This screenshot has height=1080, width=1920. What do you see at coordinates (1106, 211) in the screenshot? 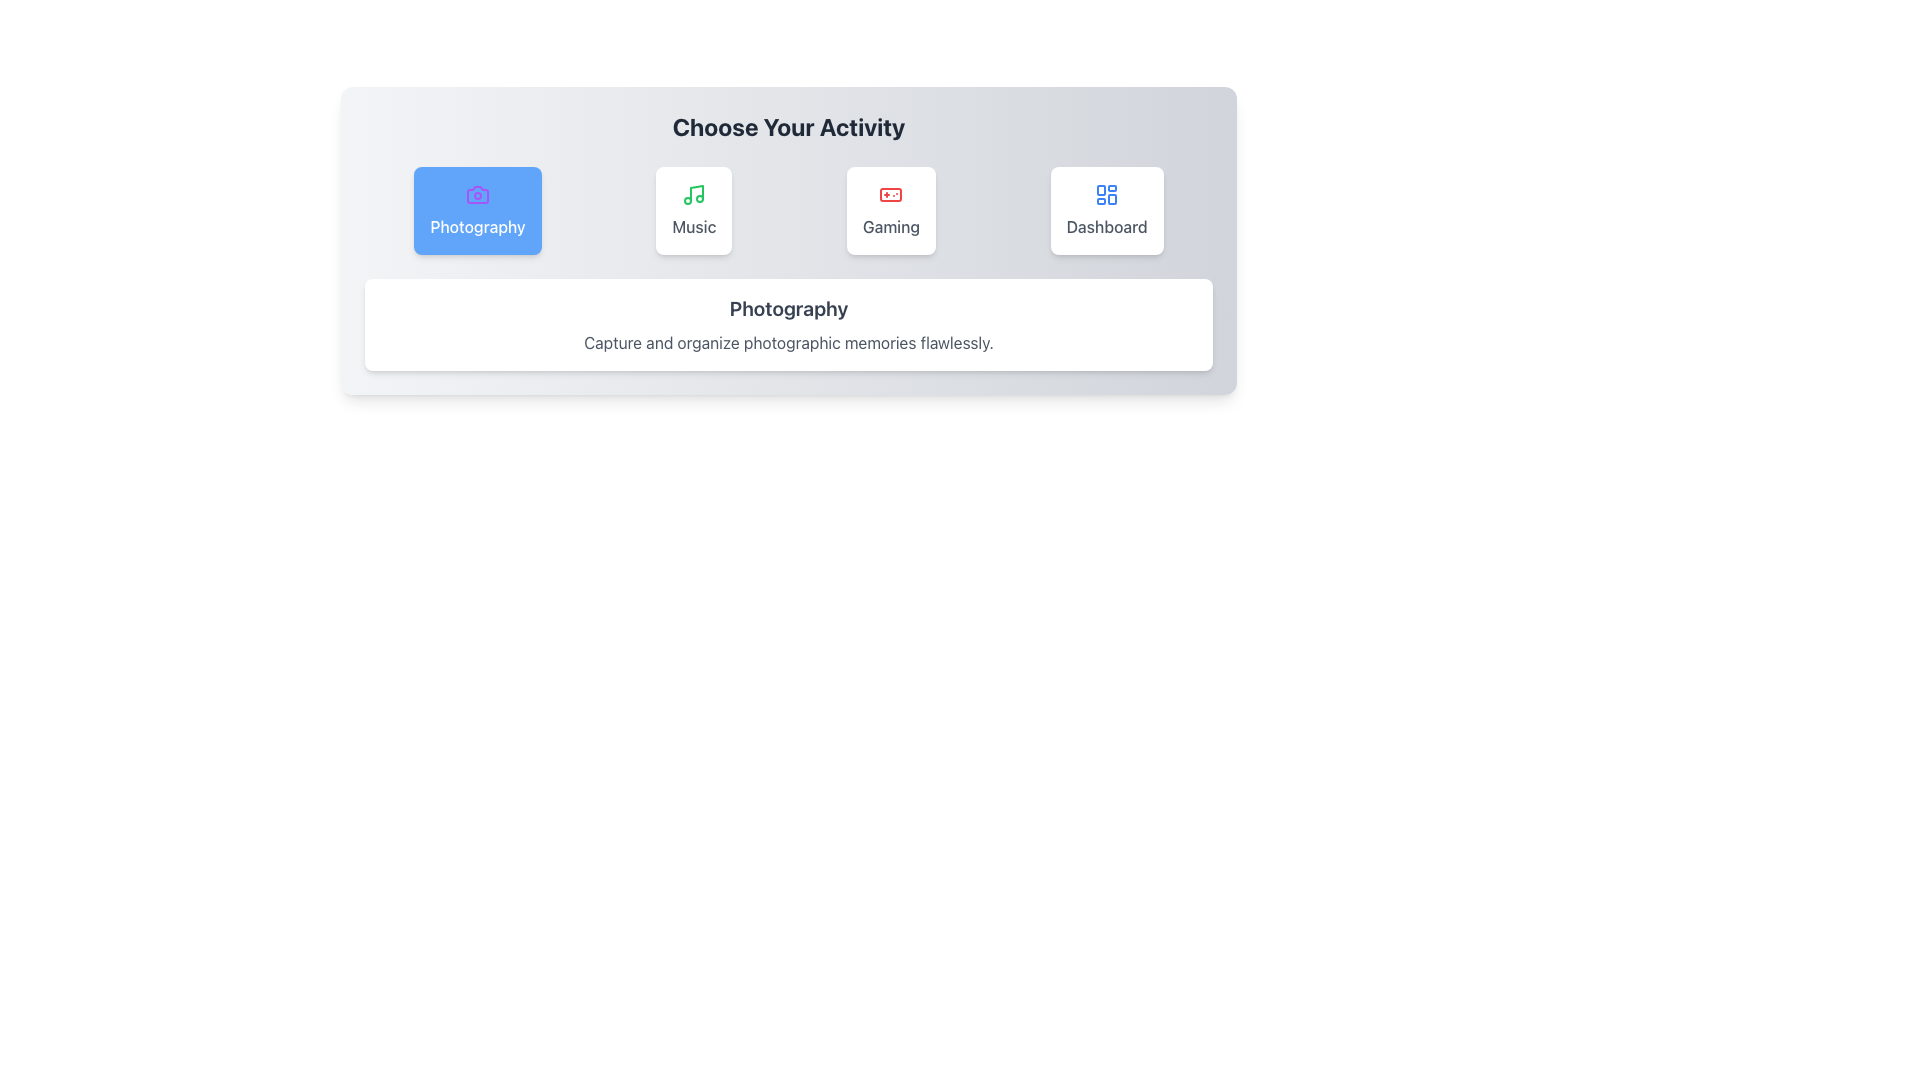
I see `the 'Dashboard' button, which is a rectangular button with rounded corners, white background, featuring an icon of four blue squares and the text label 'Dashboard' in gray, located on the far right of a horizontal row of buttons` at bounding box center [1106, 211].